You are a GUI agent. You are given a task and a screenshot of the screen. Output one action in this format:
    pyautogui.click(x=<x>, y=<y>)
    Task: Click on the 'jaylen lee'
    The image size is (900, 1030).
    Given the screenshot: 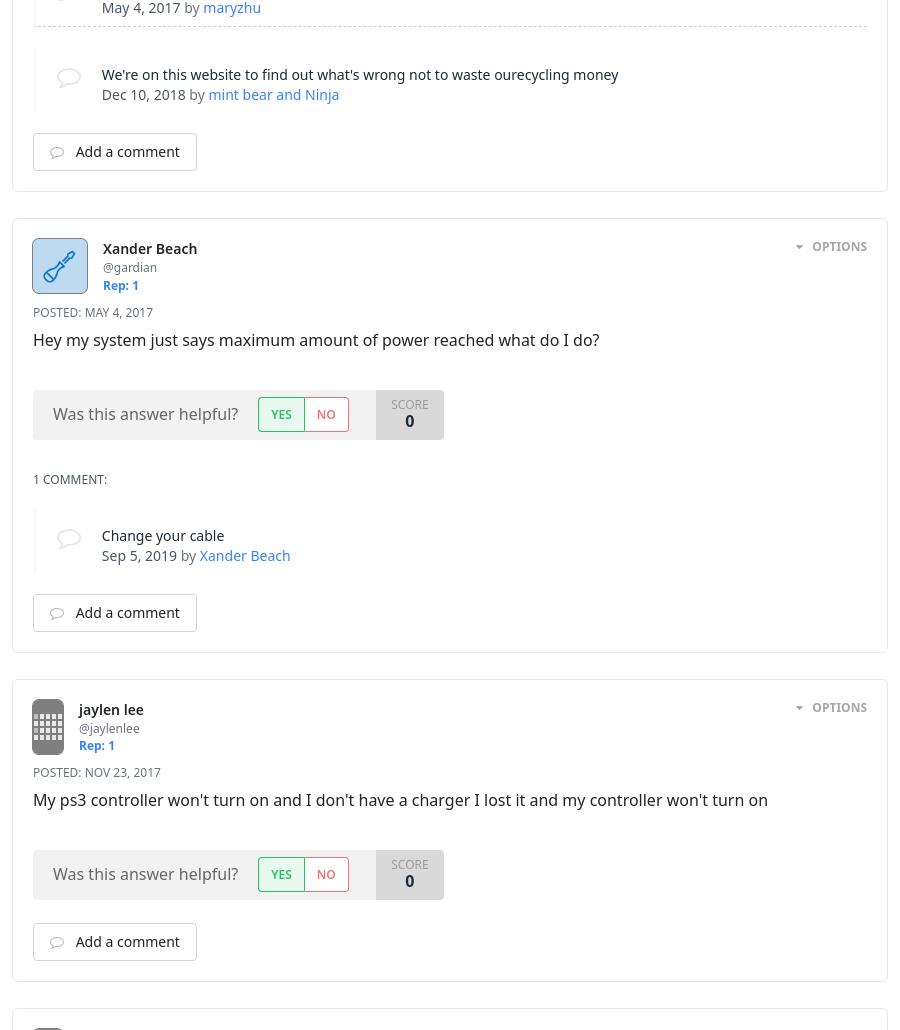 What is the action you would take?
    pyautogui.click(x=109, y=708)
    